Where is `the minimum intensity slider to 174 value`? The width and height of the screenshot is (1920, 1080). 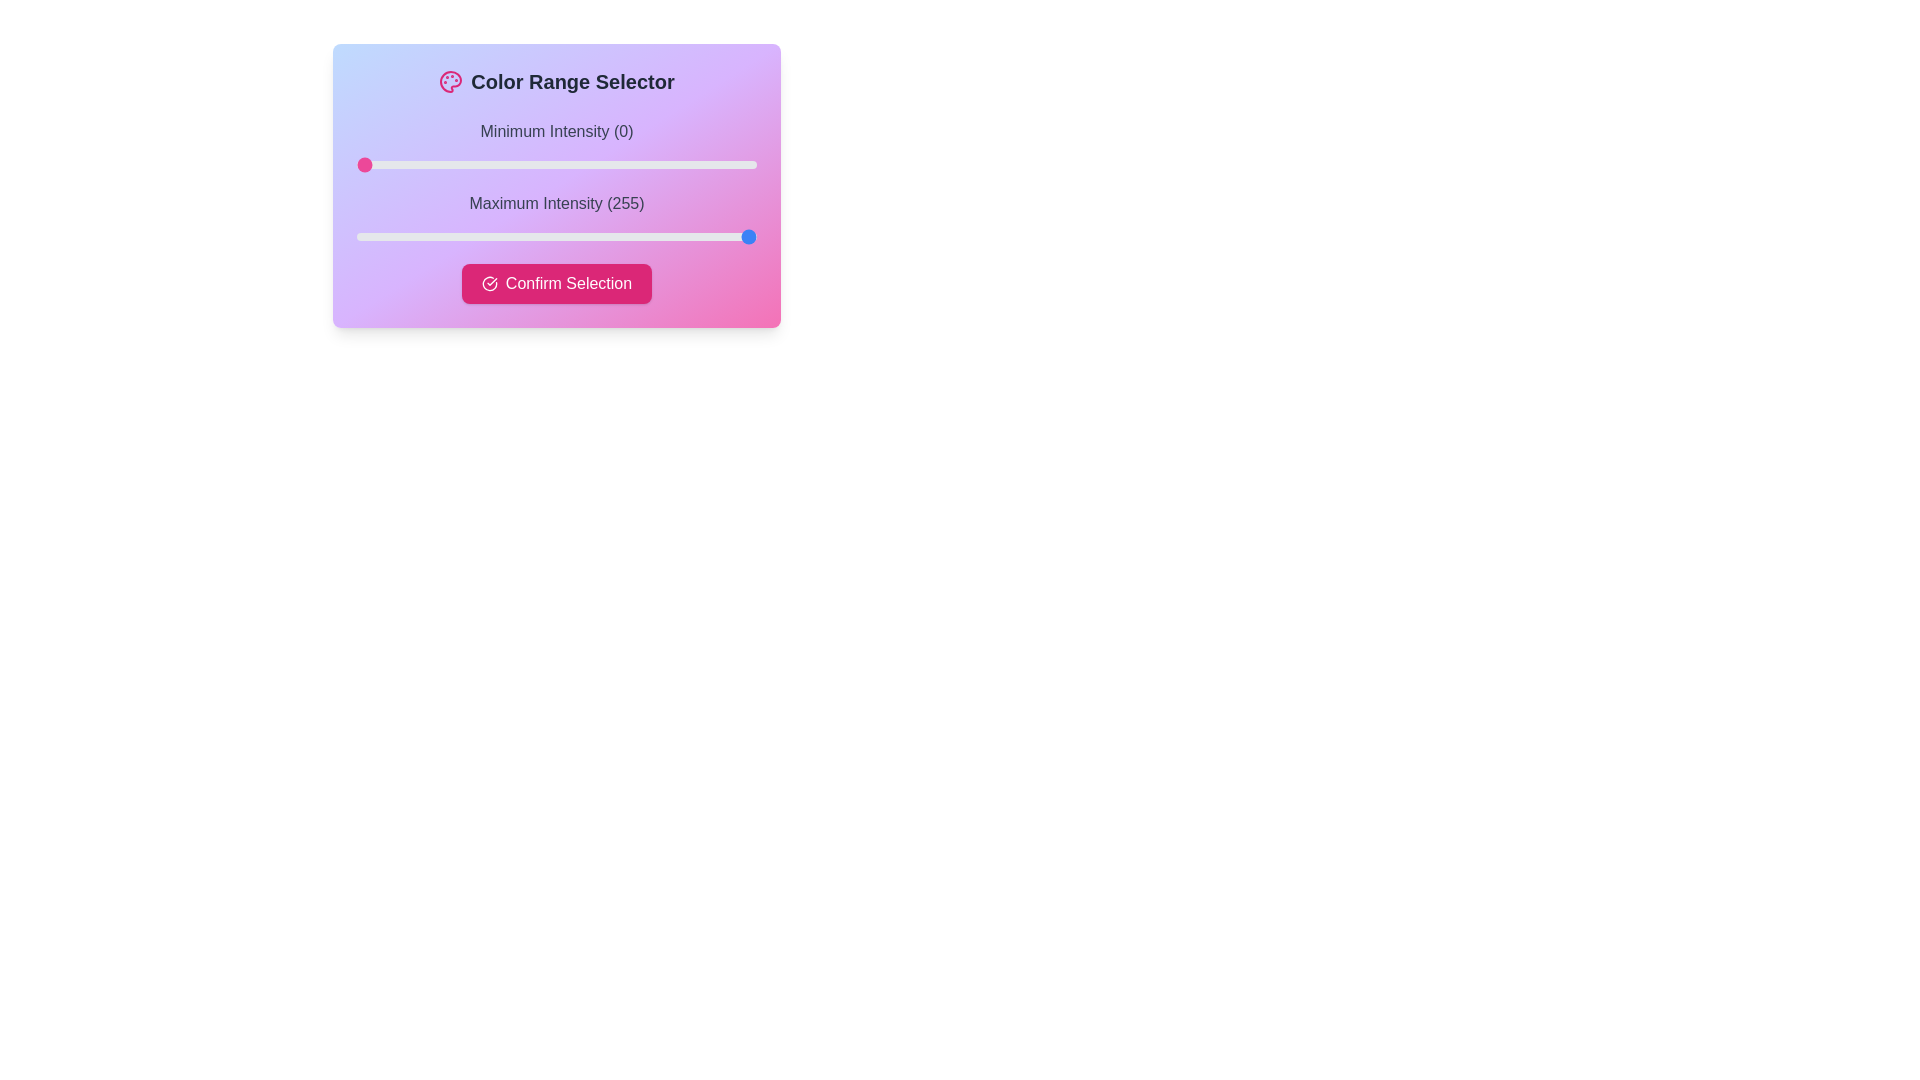
the minimum intensity slider to 174 value is located at coordinates (628, 164).